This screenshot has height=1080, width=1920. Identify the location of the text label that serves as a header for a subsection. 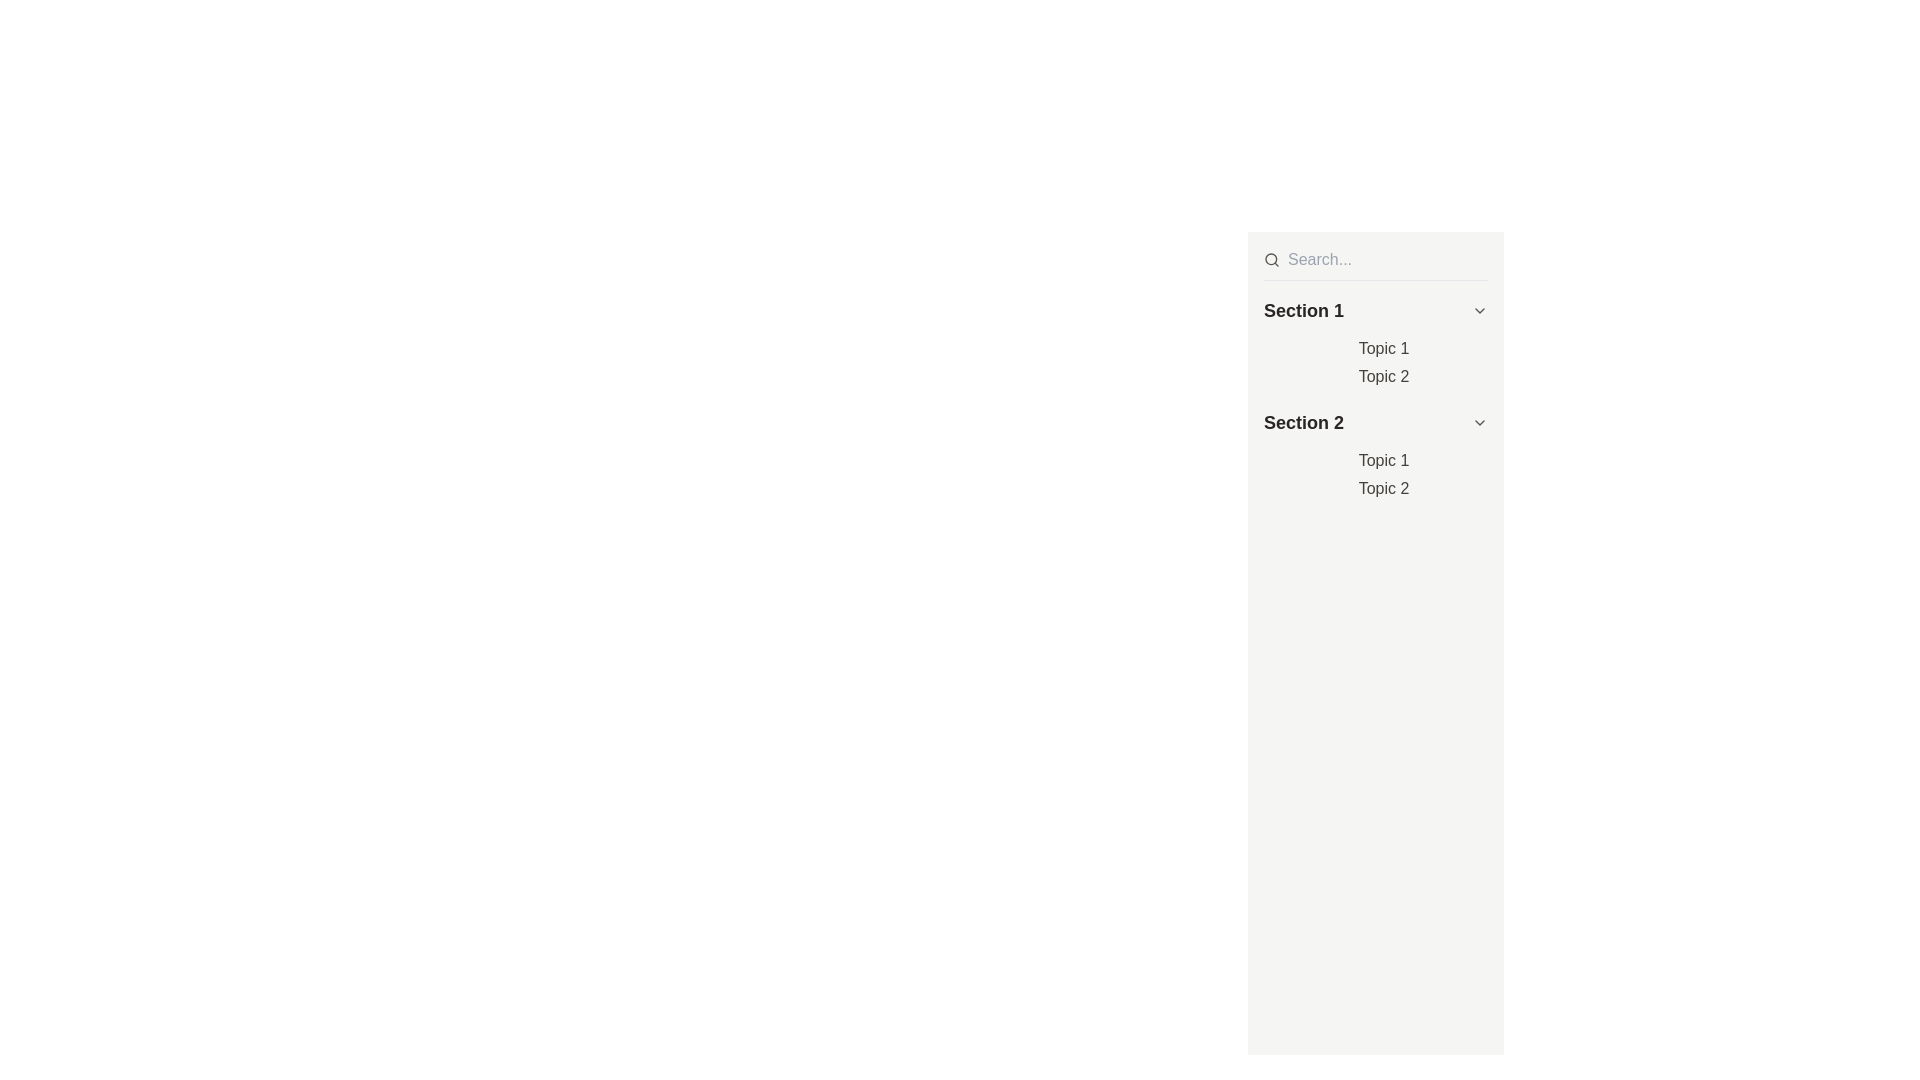
(1304, 422).